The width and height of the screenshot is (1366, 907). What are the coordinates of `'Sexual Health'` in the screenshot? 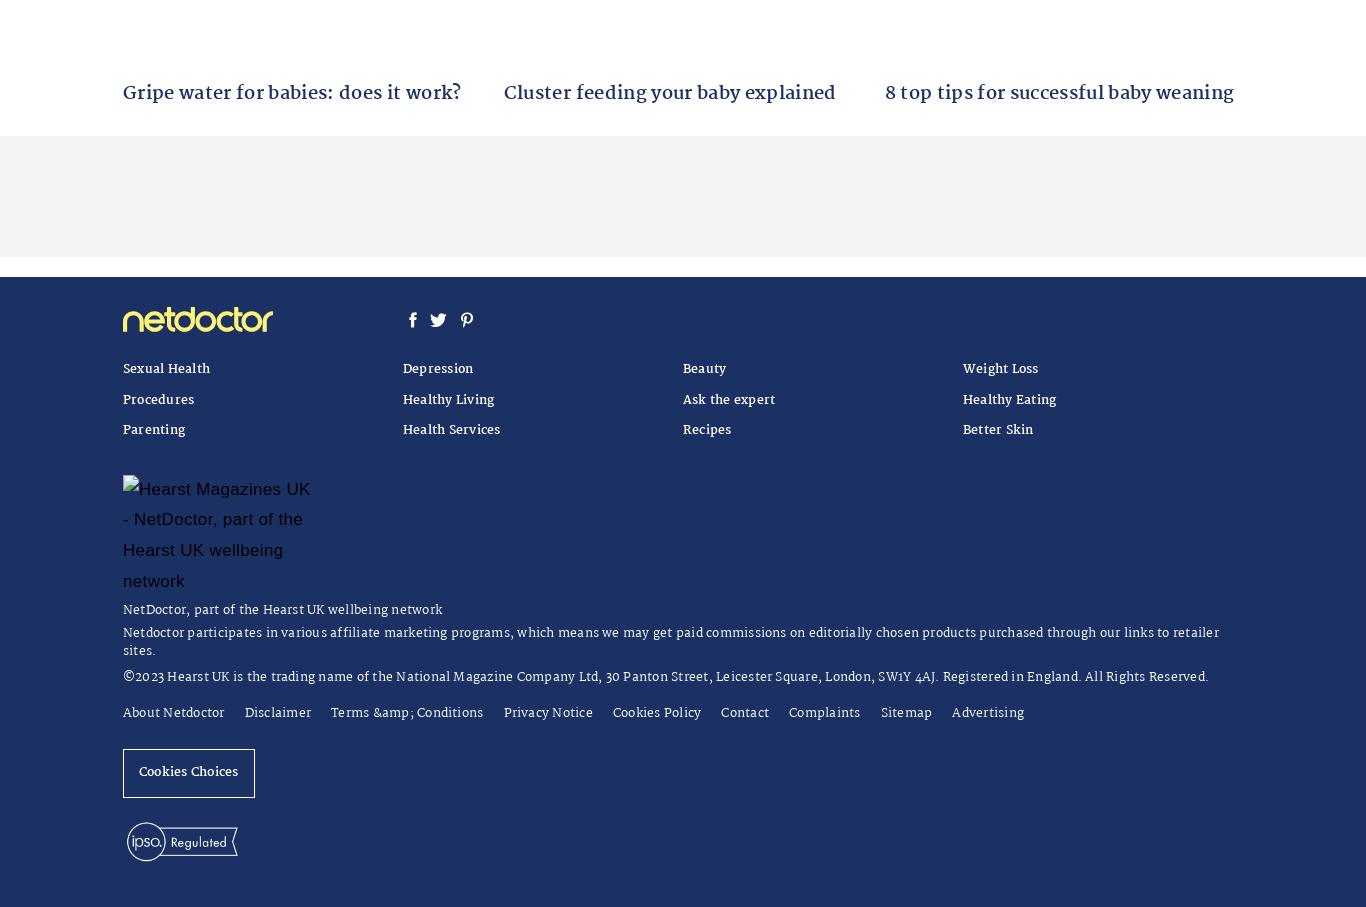 It's located at (165, 367).